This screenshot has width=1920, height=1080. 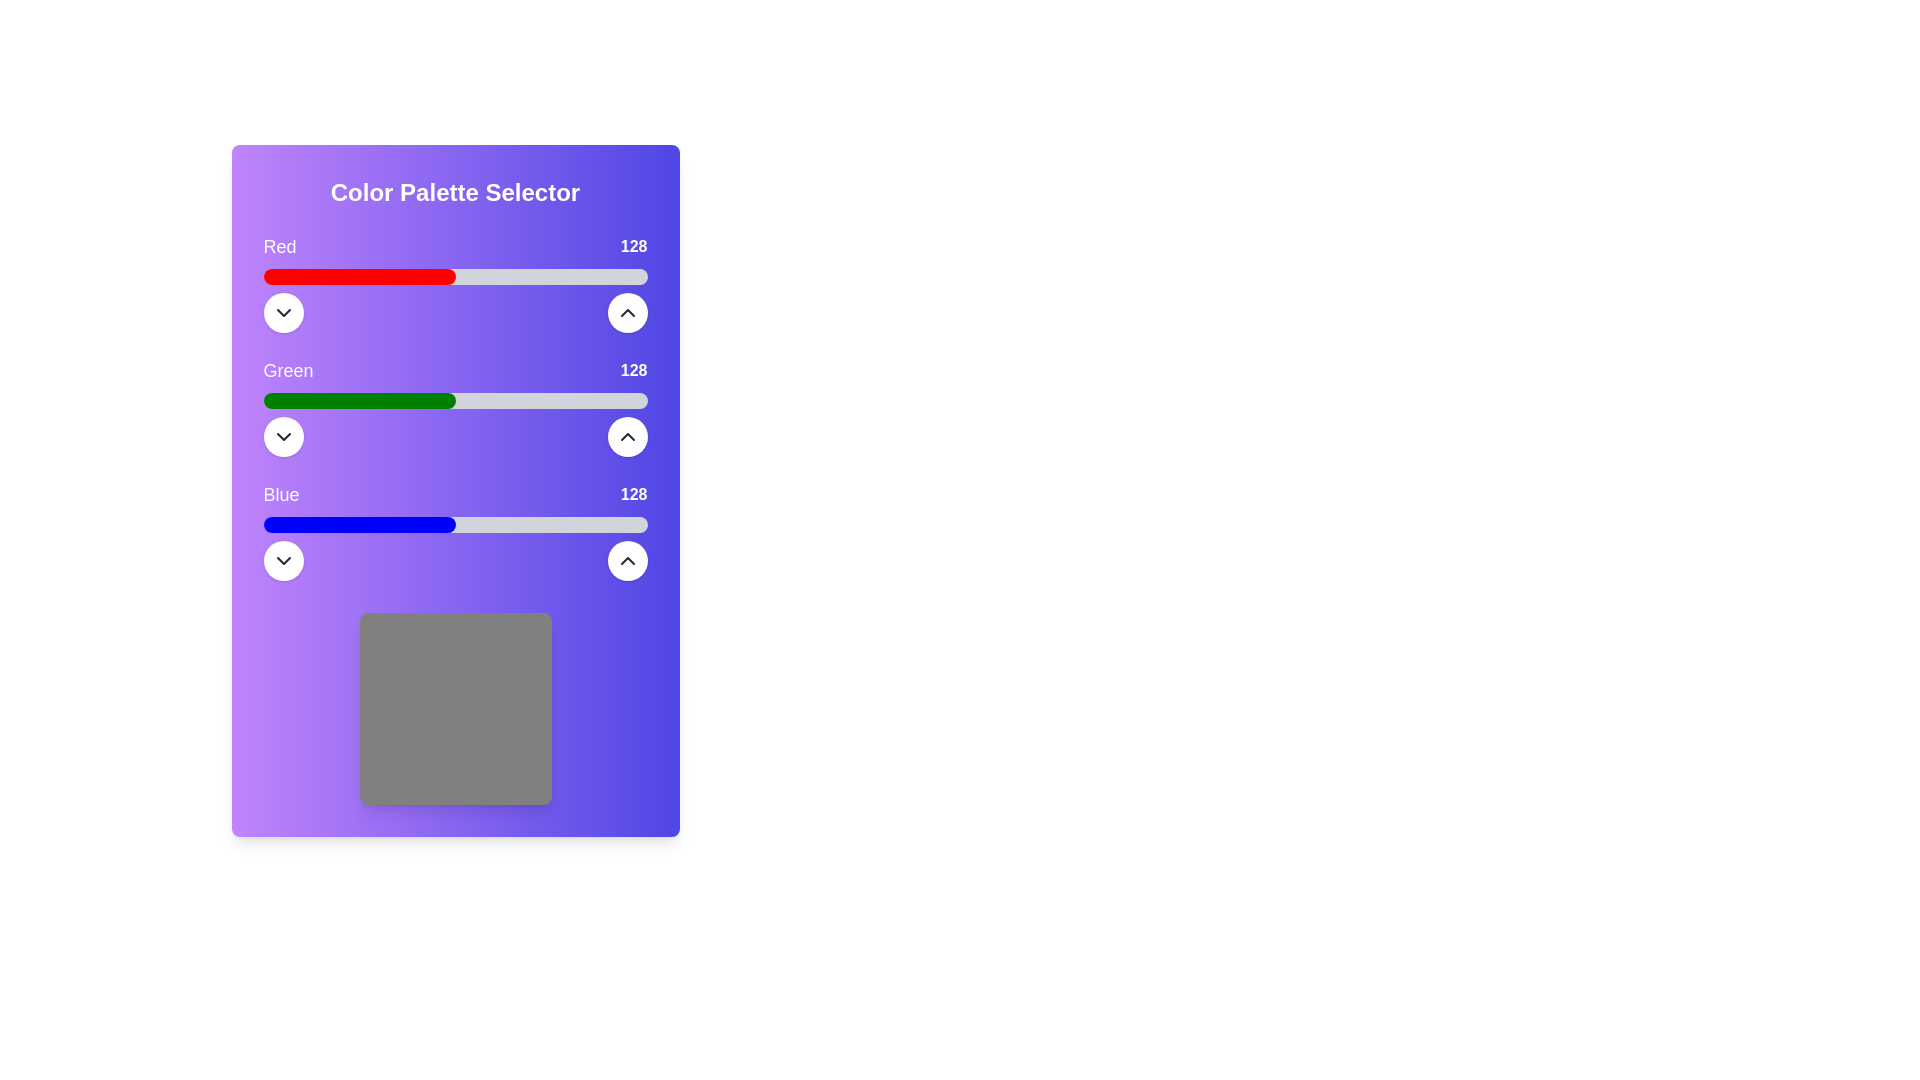 I want to click on the horizontal progress bar located below the text 'Red128', which is the first in a set of three, featuring a light gray background with a red-filled portion indicating progress, so click(x=454, y=277).